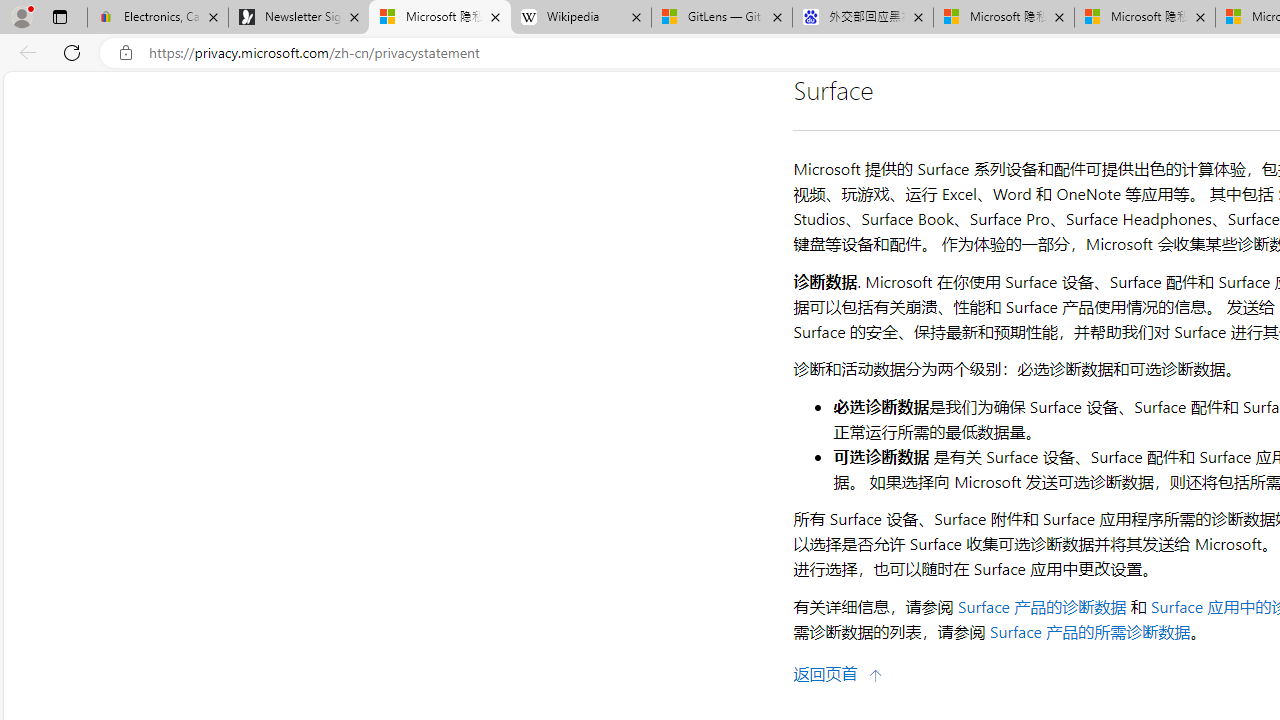 The height and width of the screenshot is (720, 1280). Describe the element at coordinates (157, 17) in the screenshot. I see `'Electronics, Cars, Fashion, Collectibles & More | eBay'` at that location.